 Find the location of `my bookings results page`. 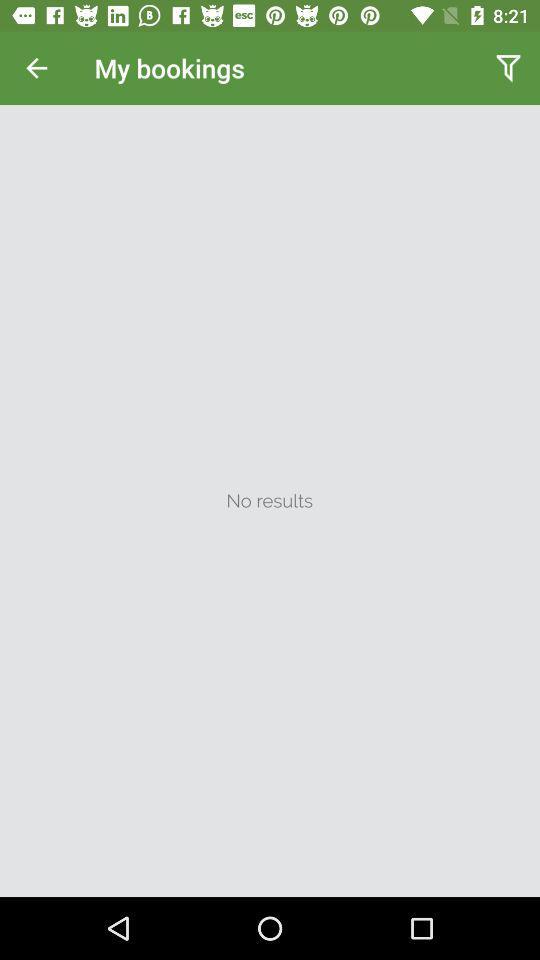

my bookings results page is located at coordinates (270, 500).